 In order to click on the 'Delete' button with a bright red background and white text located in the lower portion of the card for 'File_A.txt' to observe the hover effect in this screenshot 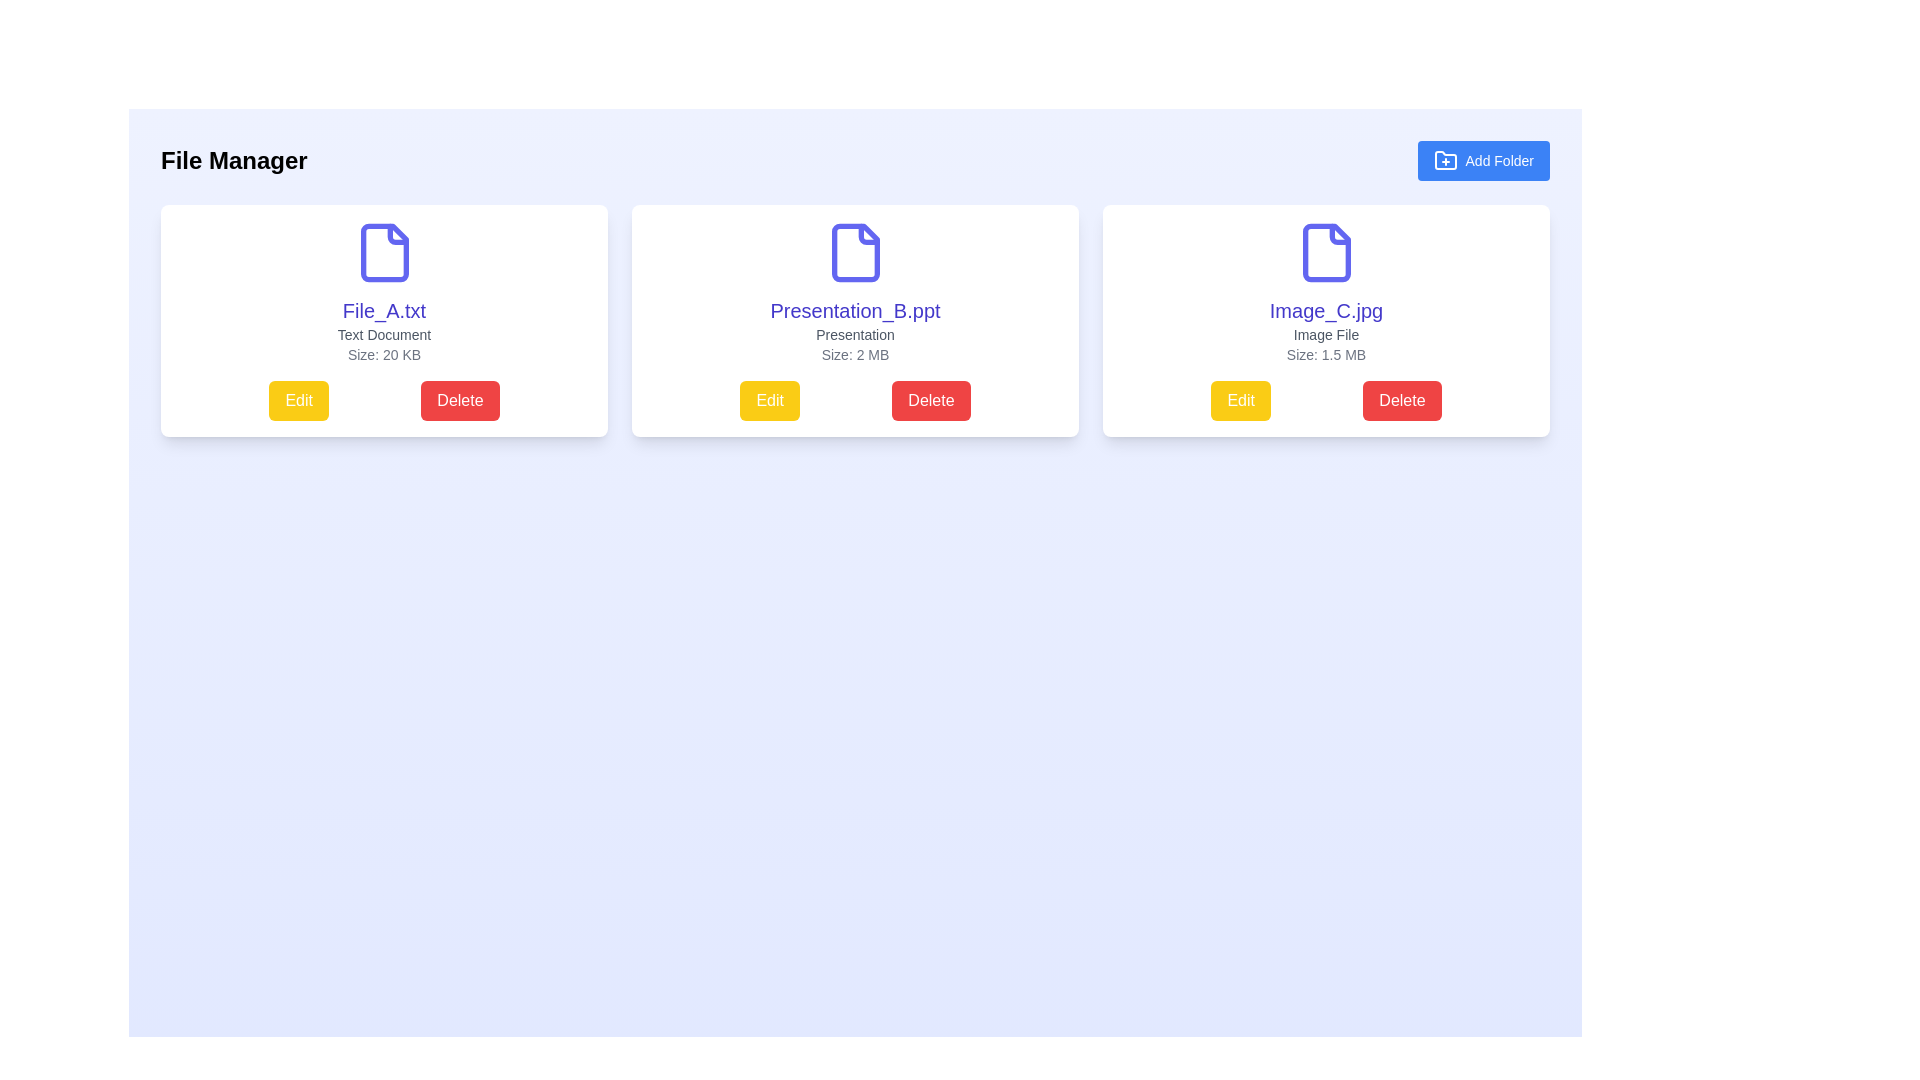, I will do `click(459, 401)`.